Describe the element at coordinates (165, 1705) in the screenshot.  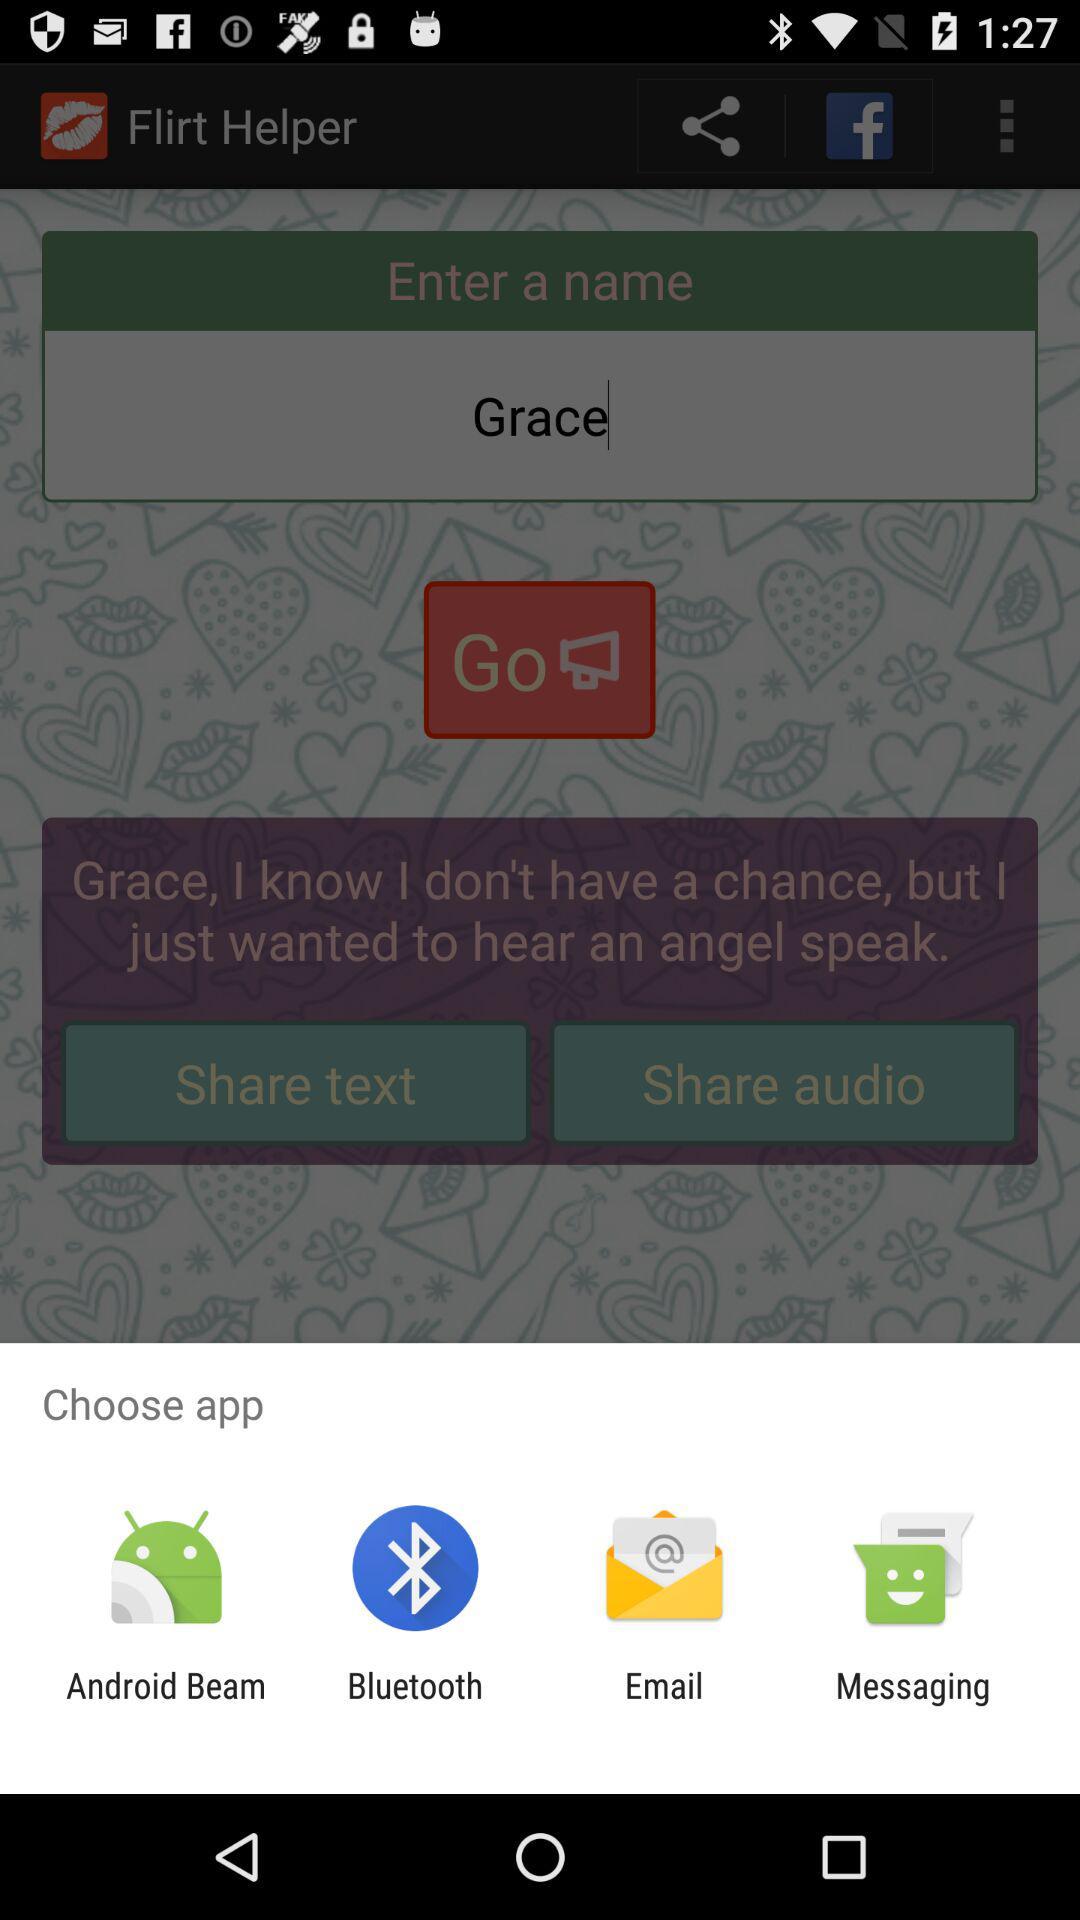
I see `the app to the left of the bluetooth item` at that location.